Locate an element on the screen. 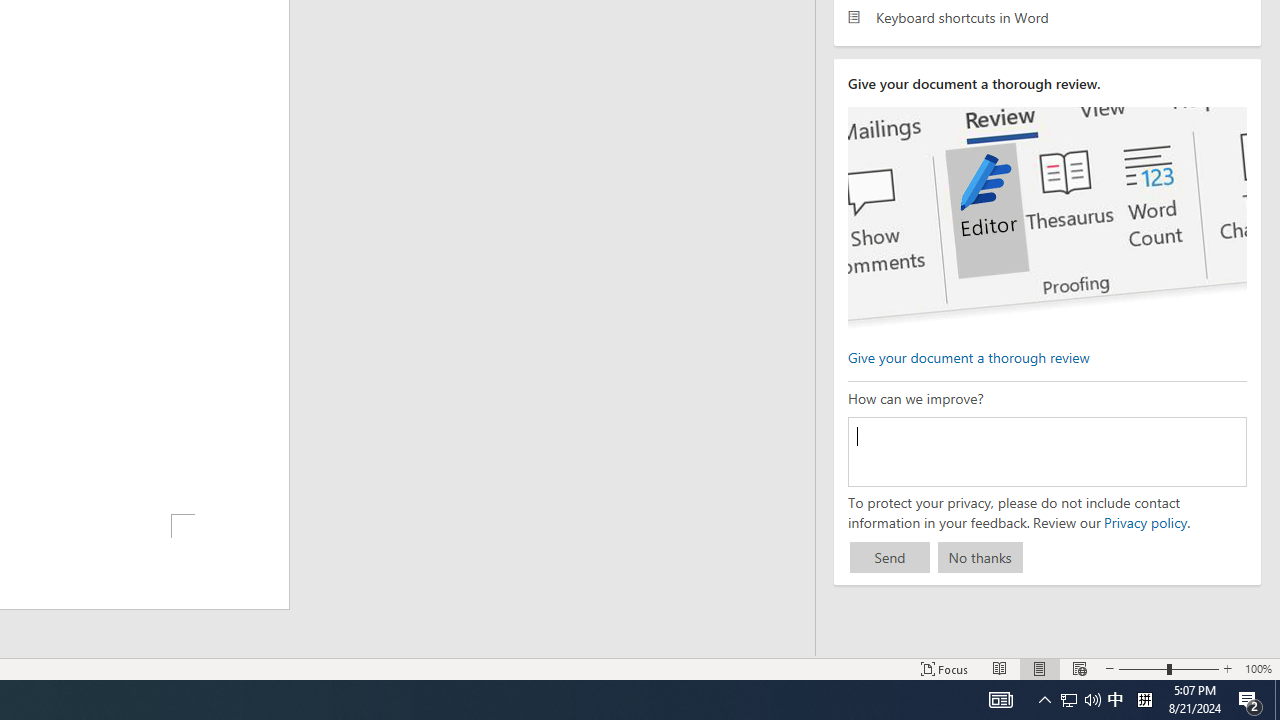 The height and width of the screenshot is (720, 1280). 'Zoom In' is located at coordinates (1226, 669).